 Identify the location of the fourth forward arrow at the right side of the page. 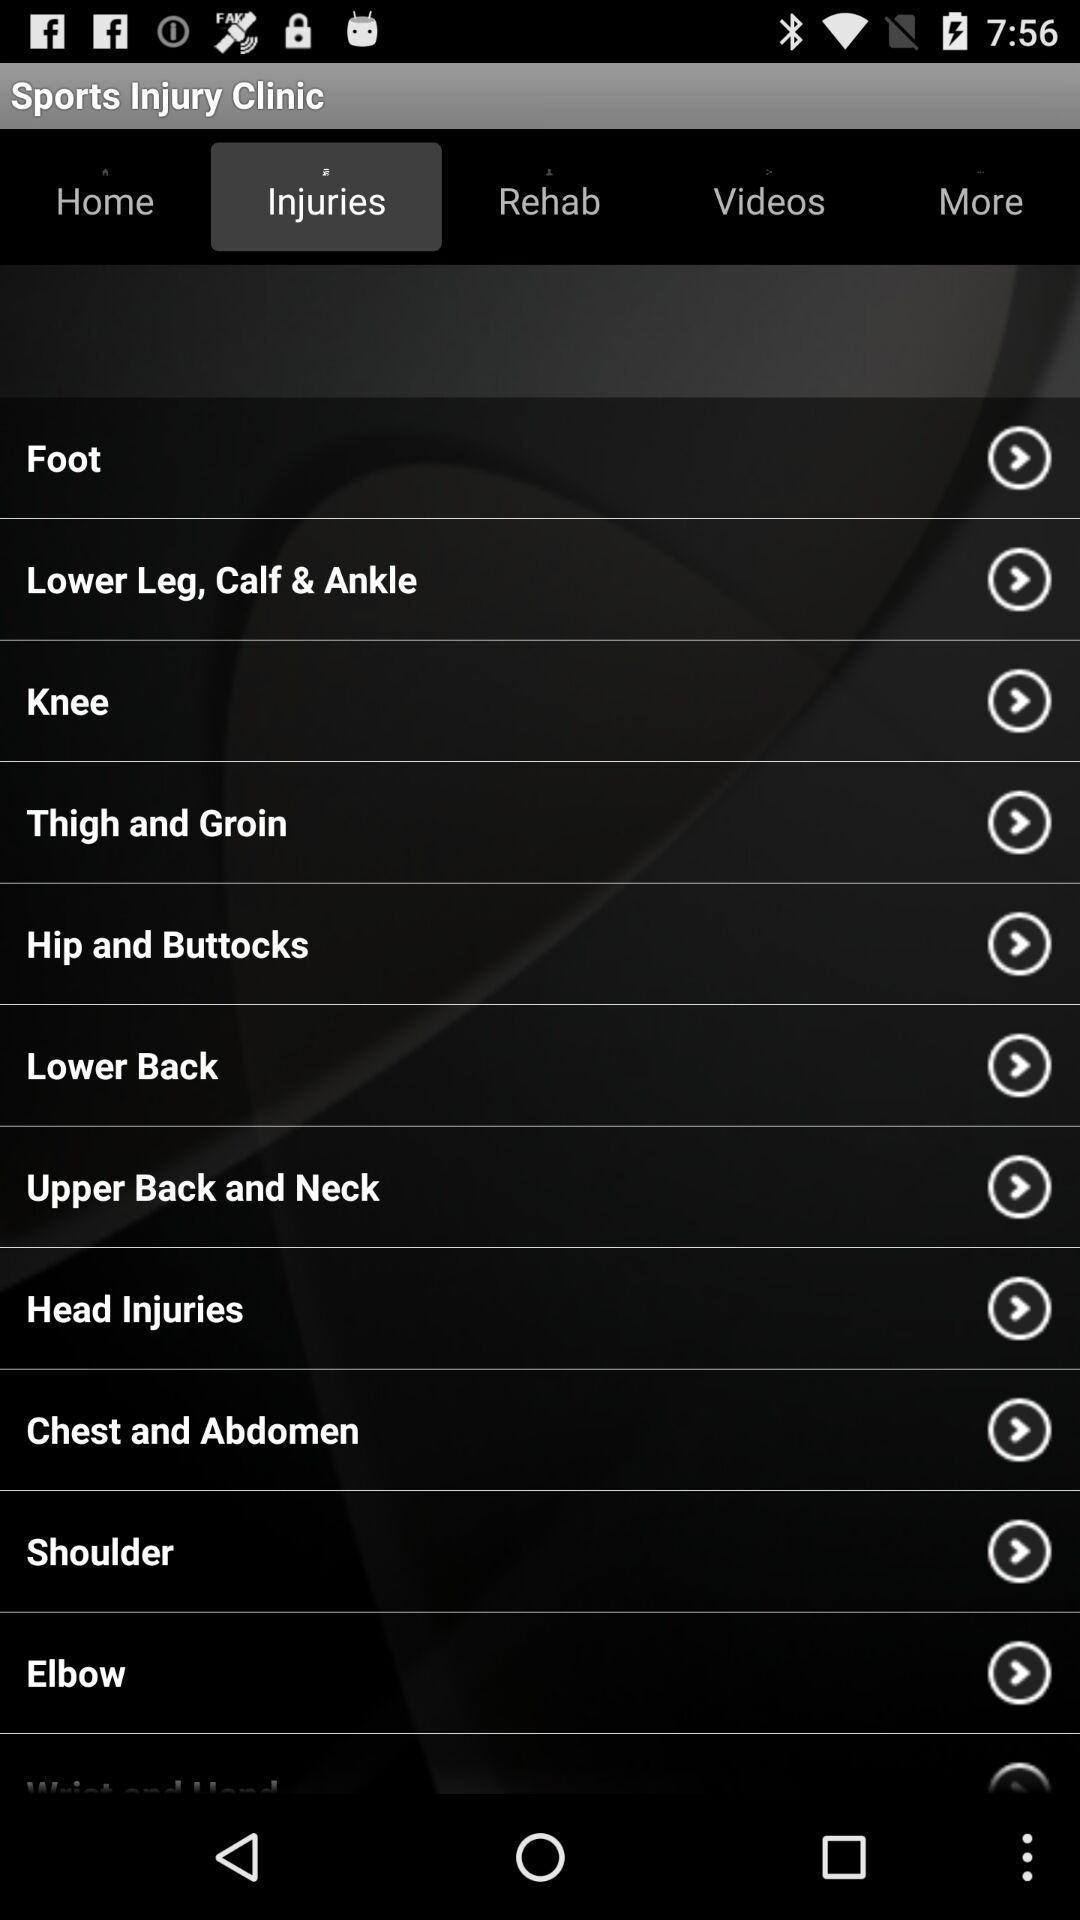
(1019, 822).